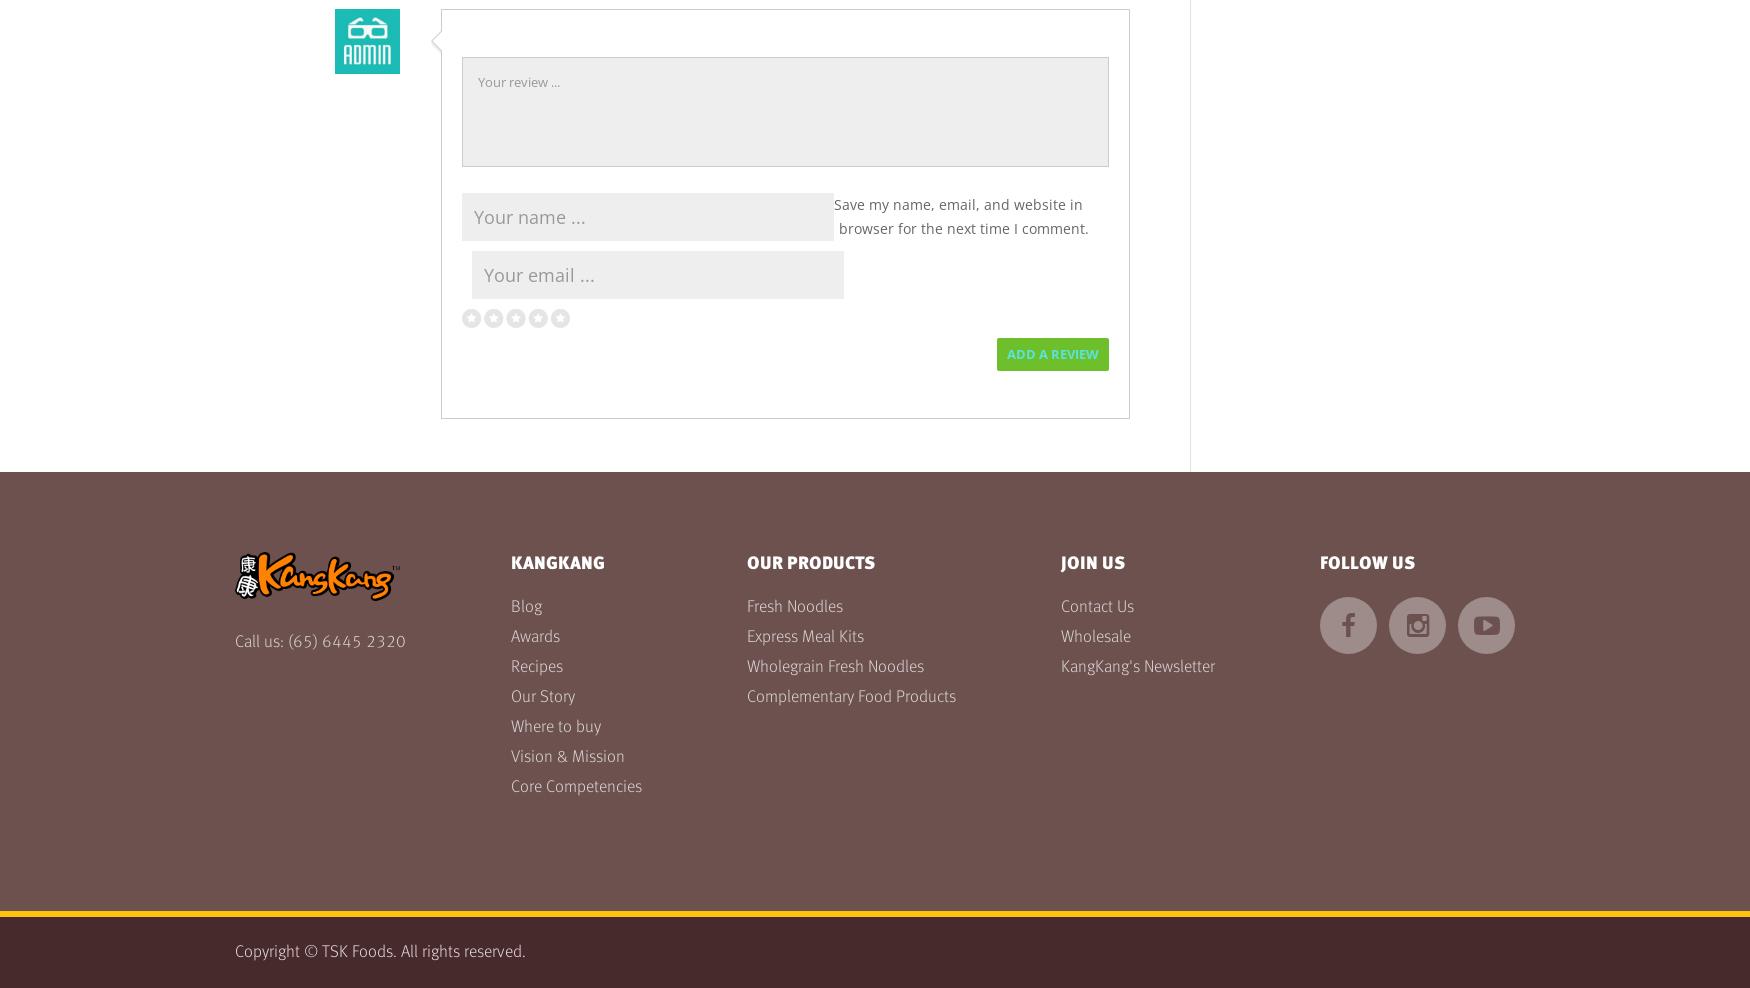  What do you see at coordinates (576, 786) in the screenshot?
I see `'Core Competencies'` at bounding box center [576, 786].